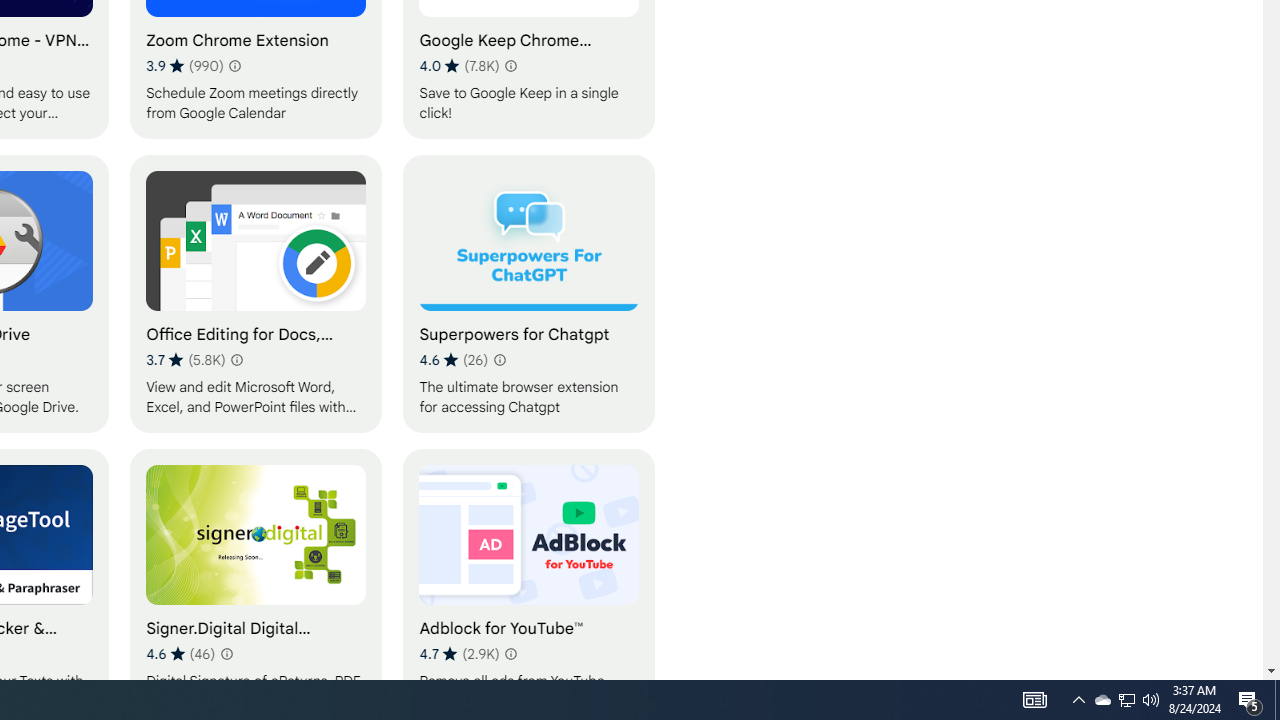 The width and height of the screenshot is (1280, 720). I want to click on 'Average rating 3.7 out of 5 stars. 5.8K ratings.', so click(186, 360).